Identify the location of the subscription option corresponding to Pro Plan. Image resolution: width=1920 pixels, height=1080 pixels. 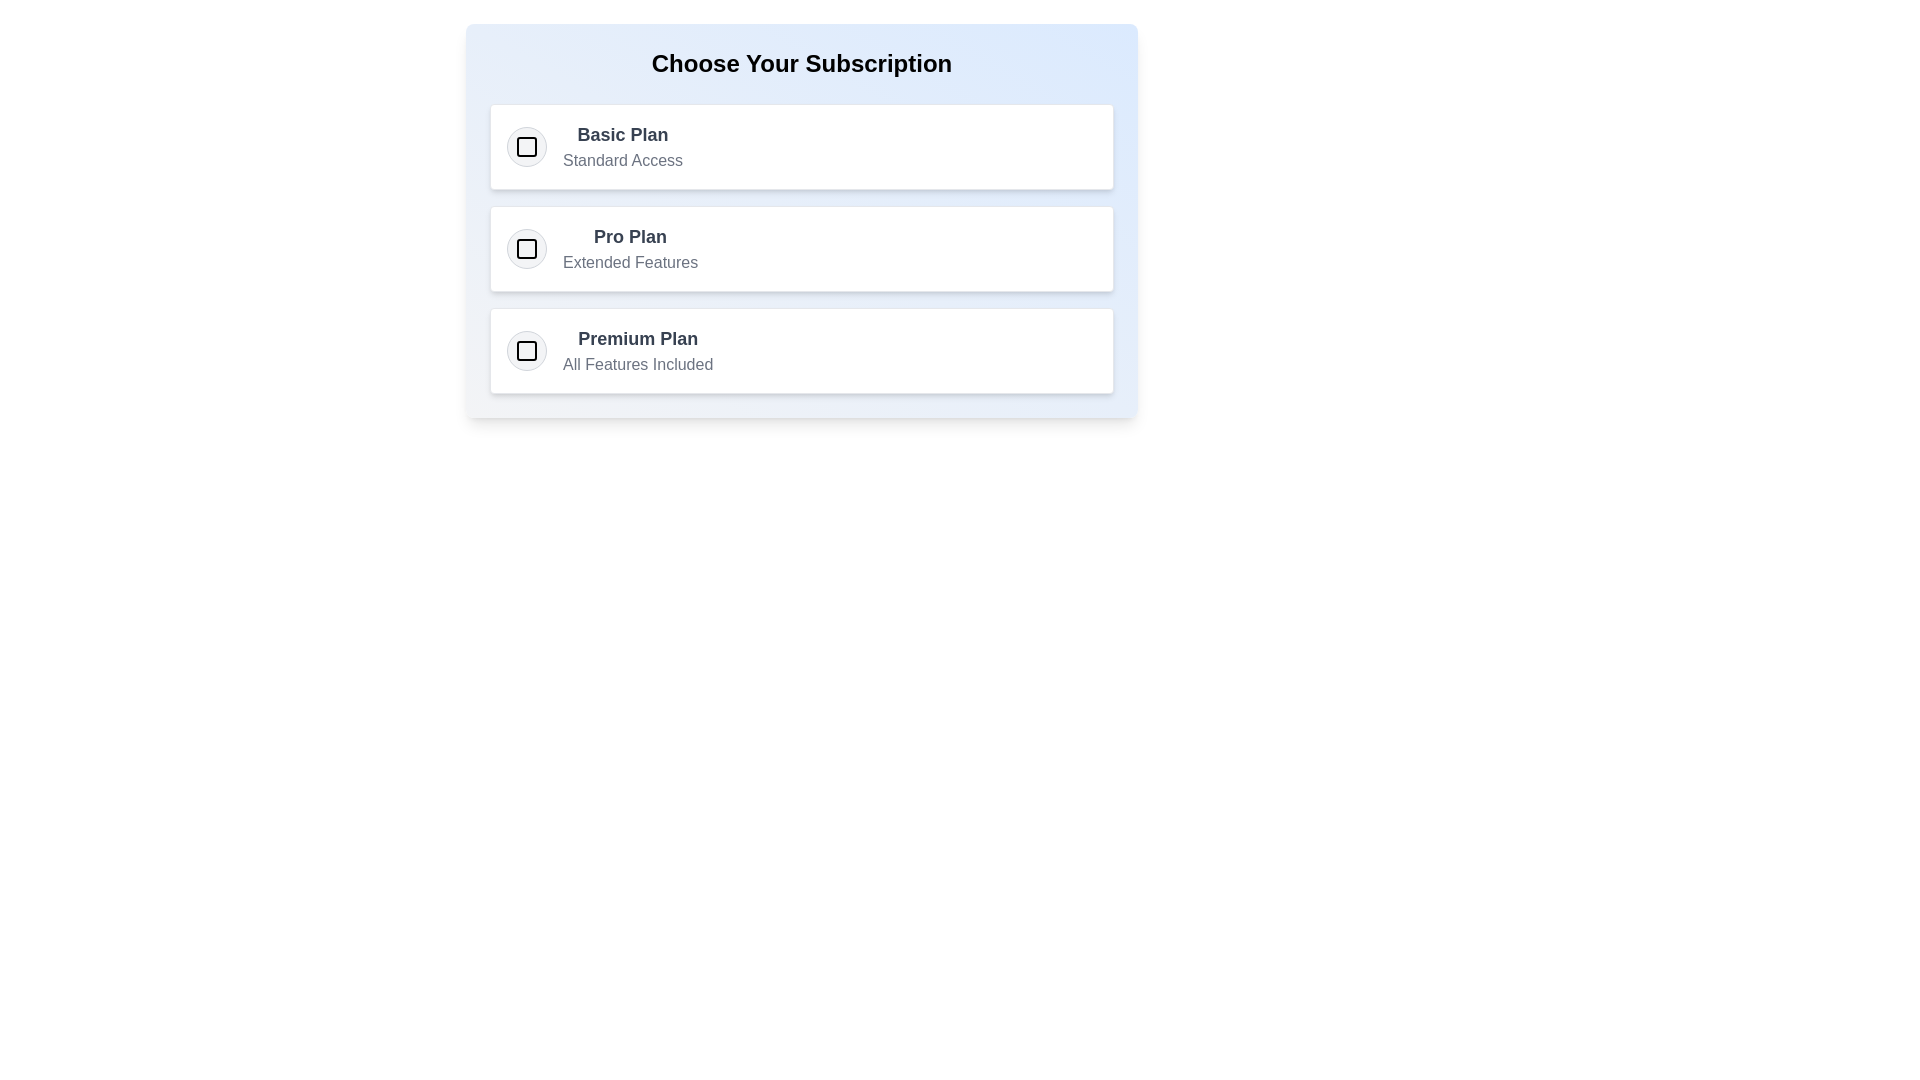
(527, 248).